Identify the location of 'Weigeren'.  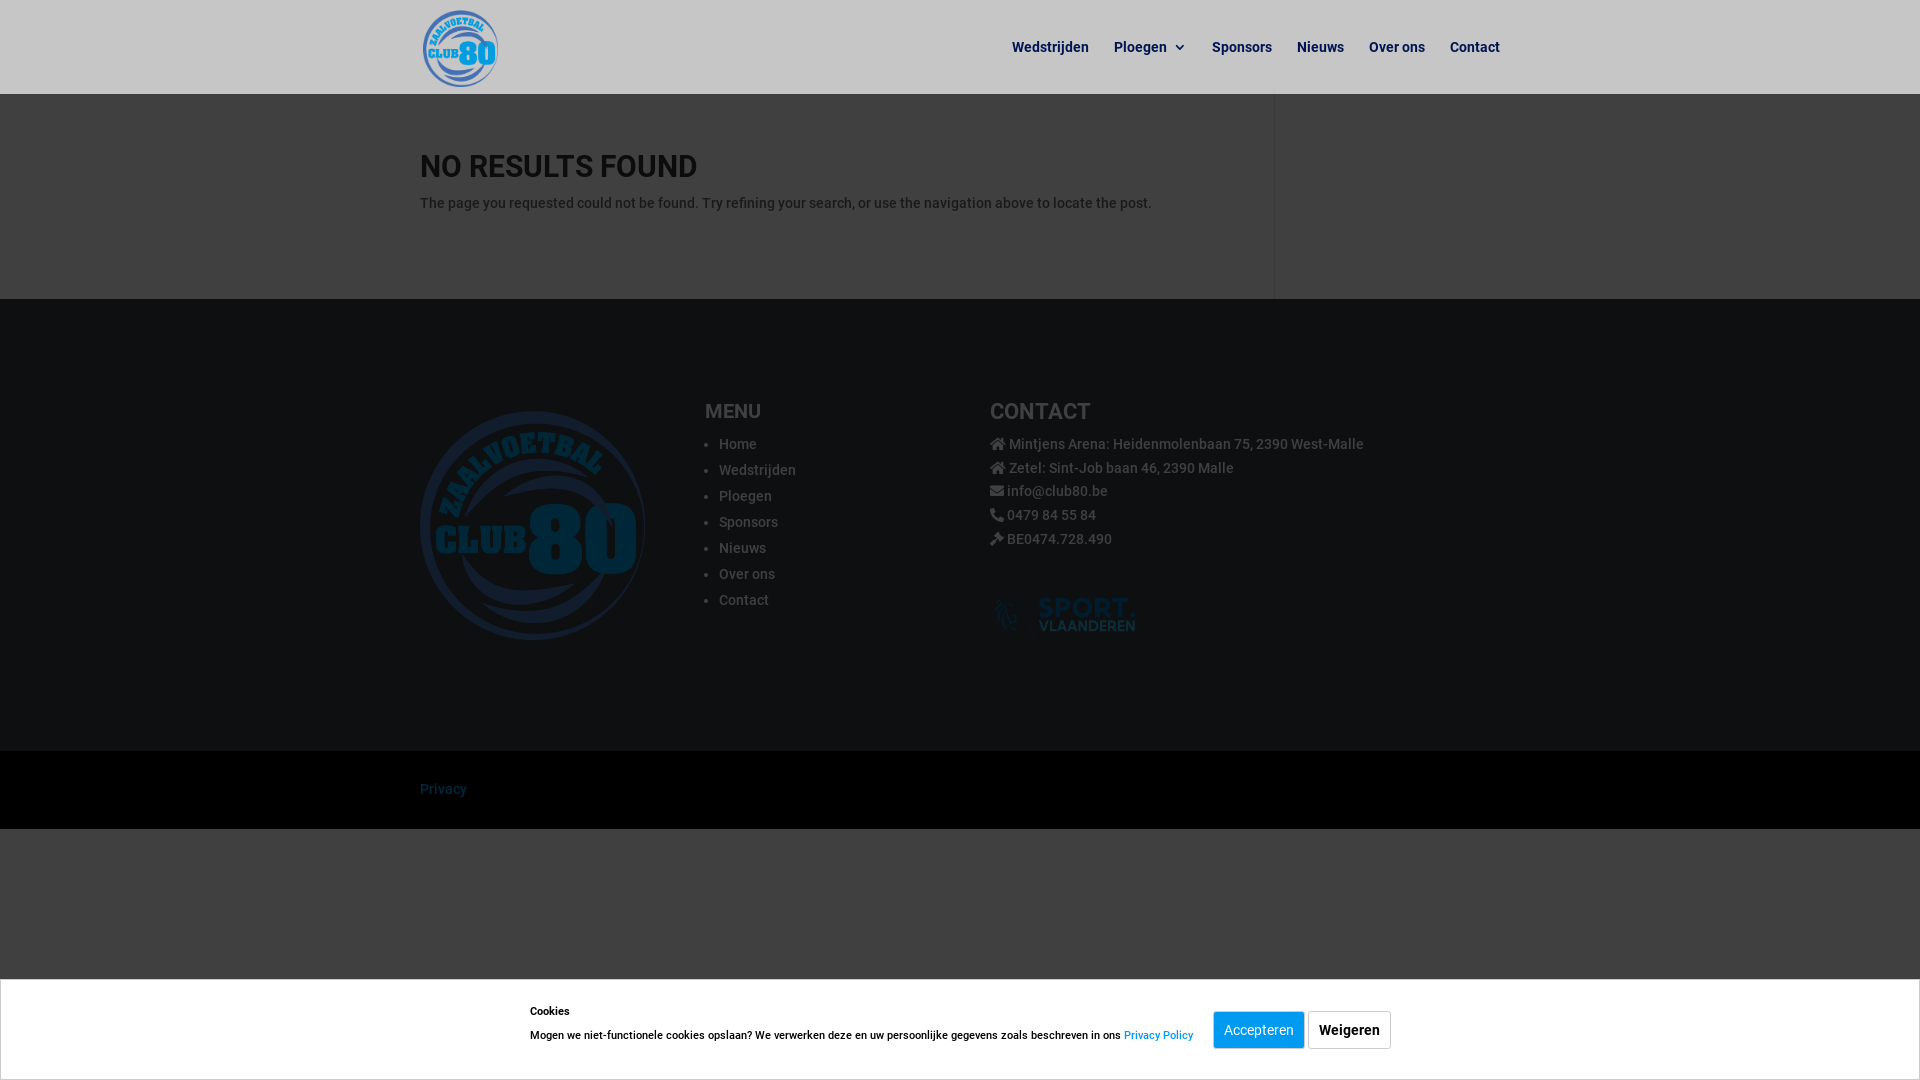
(1349, 1029).